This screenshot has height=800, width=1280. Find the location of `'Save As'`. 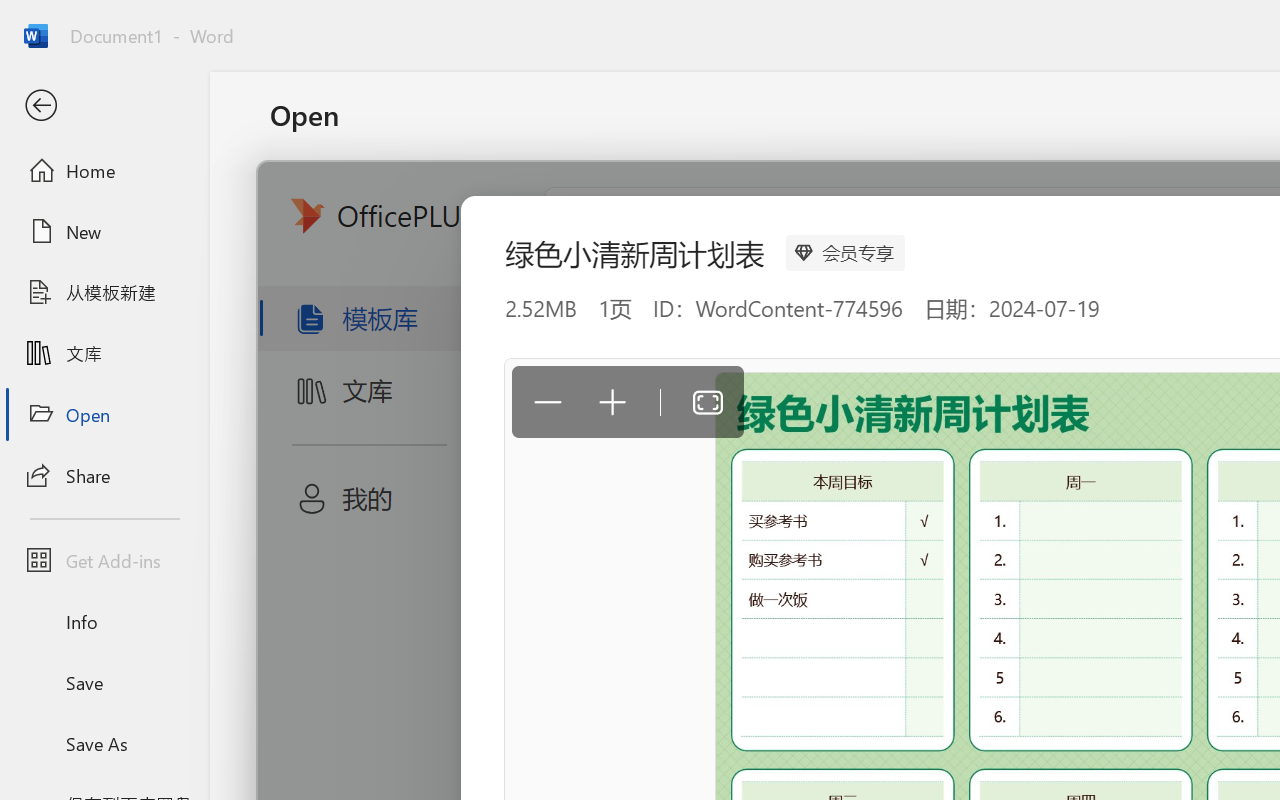

'Save As' is located at coordinates (103, 743).